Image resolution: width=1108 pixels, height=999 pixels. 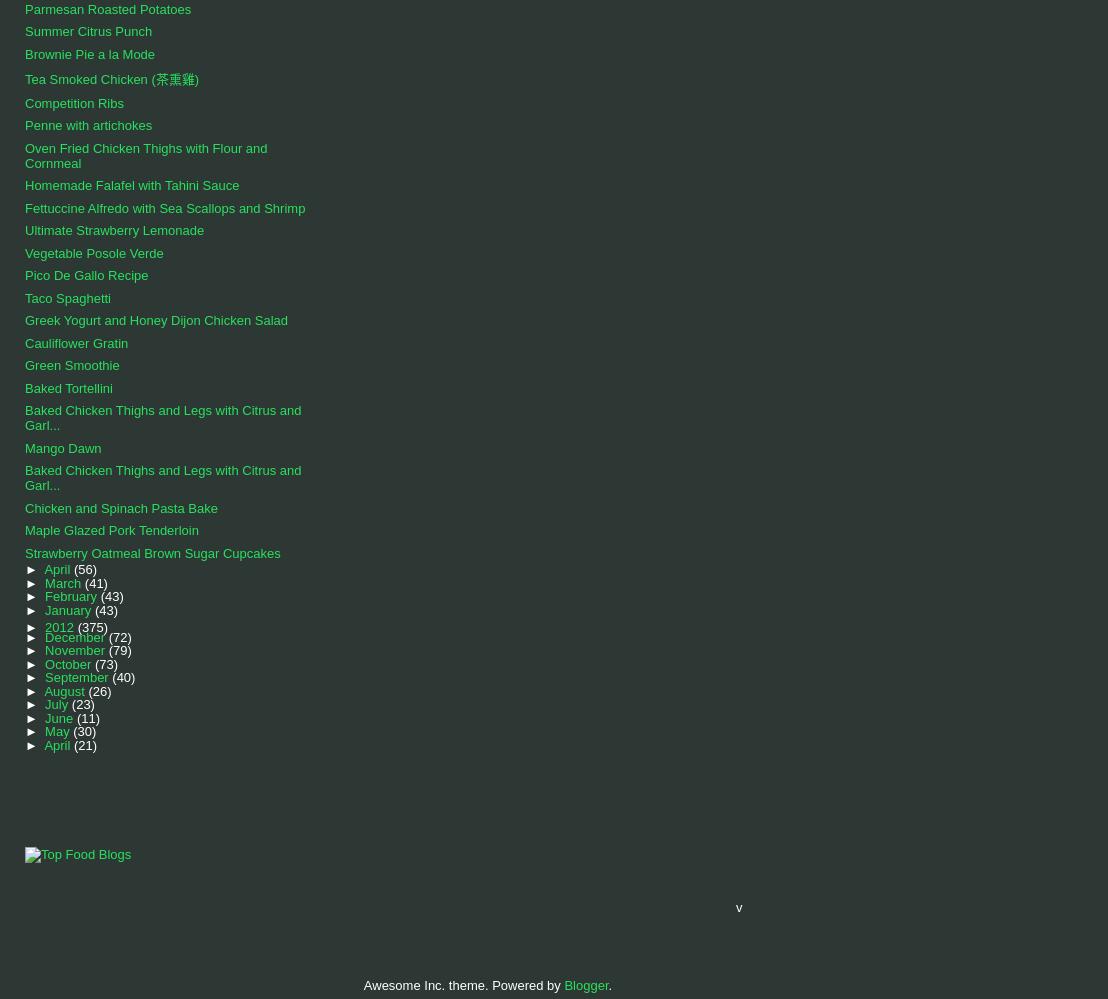 I want to click on 'Mango Dawn', so click(x=62, y=447).